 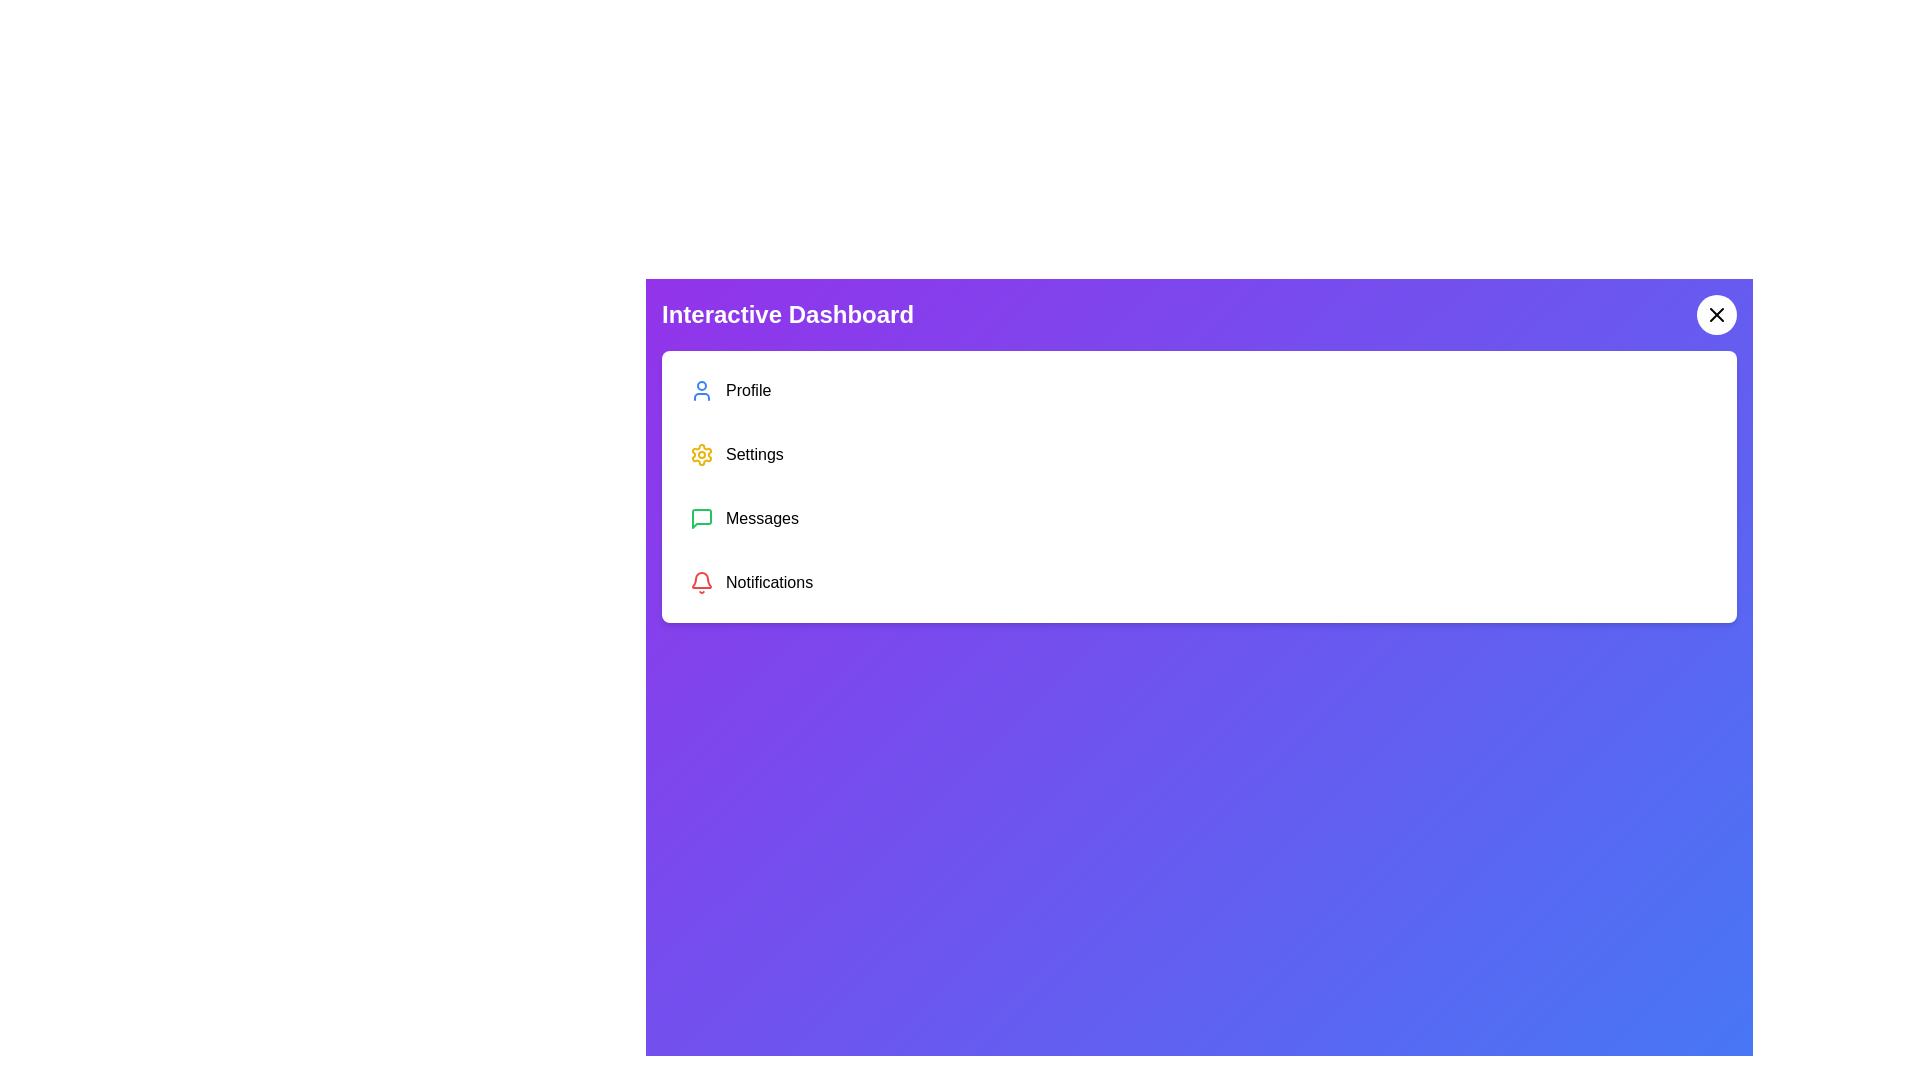 What do you see at coordinates (753, 455) in the screenshot?
I see `the 'Settings' text label, which is displayed in black font and positioned to the right of a yellow gear icon, as the second entry in the settings list` at bounding box center [753, 455].